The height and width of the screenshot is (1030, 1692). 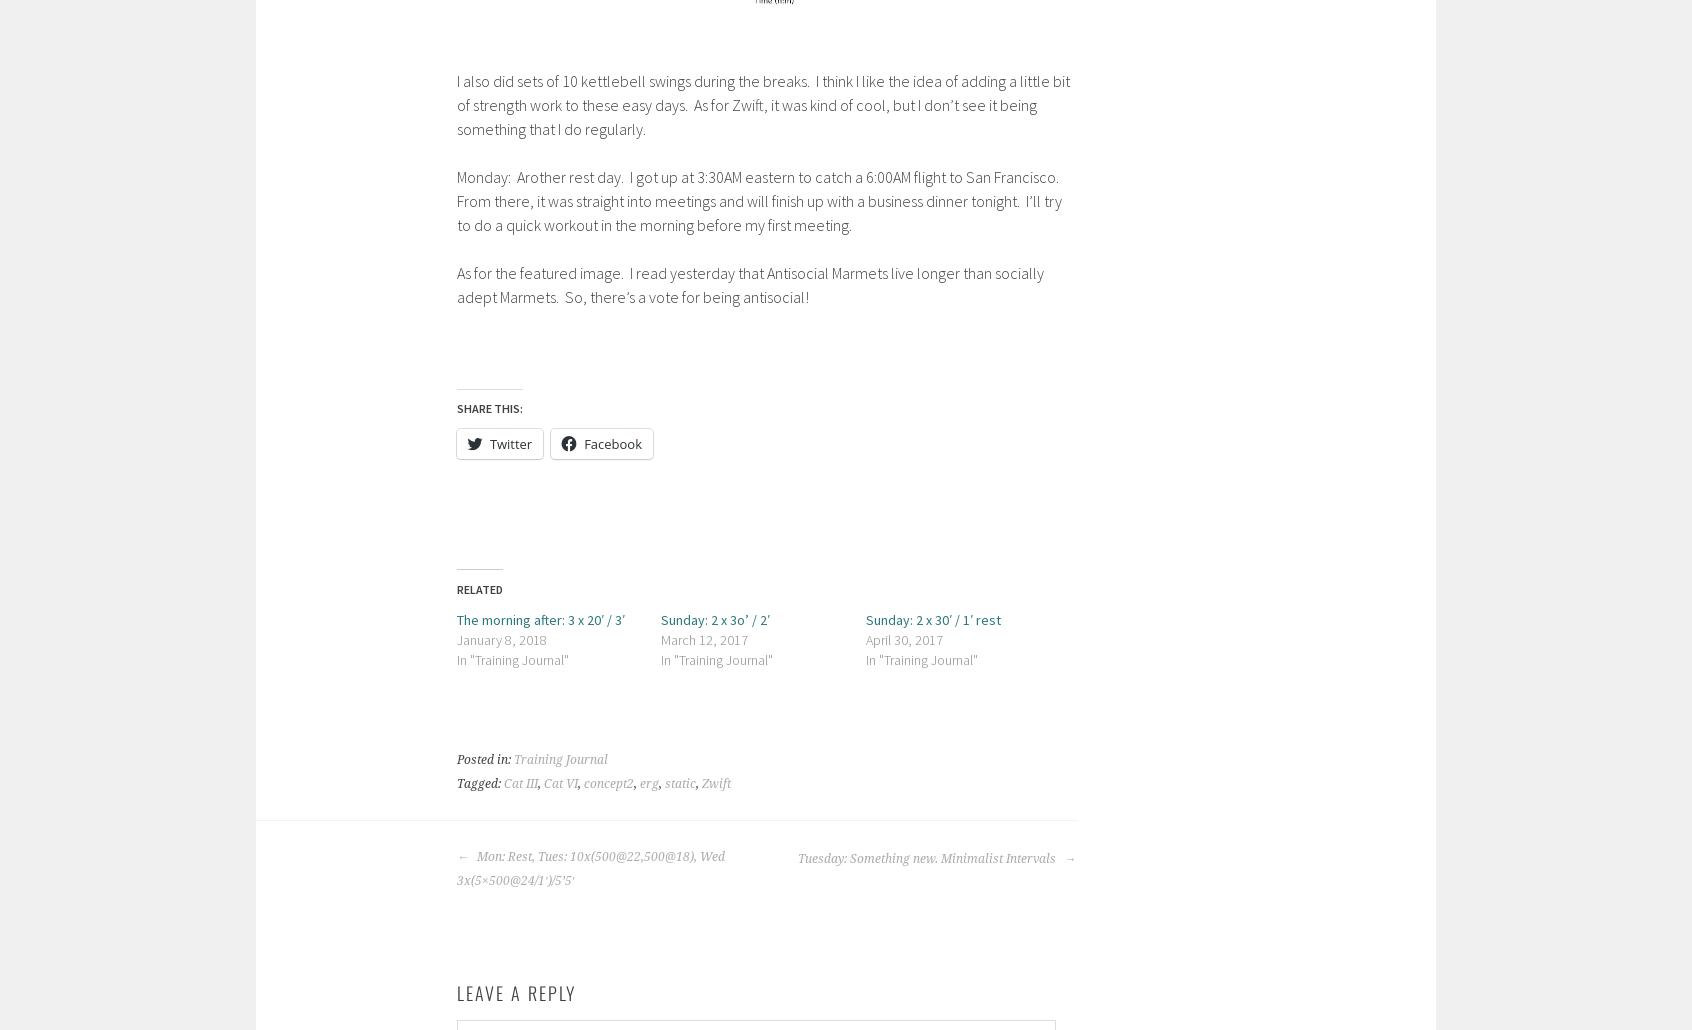 I want to click on 'Monday:  Arother rest day.  I got up at 3:30AM eastern to catch a 6:00AM flight to San Francisco.  From there, it was straight into meetings and will finish up with a business dinner tonight.  I’ll try to do a quick workout in the morning before my first meeting.', so click(x=758, y=200).